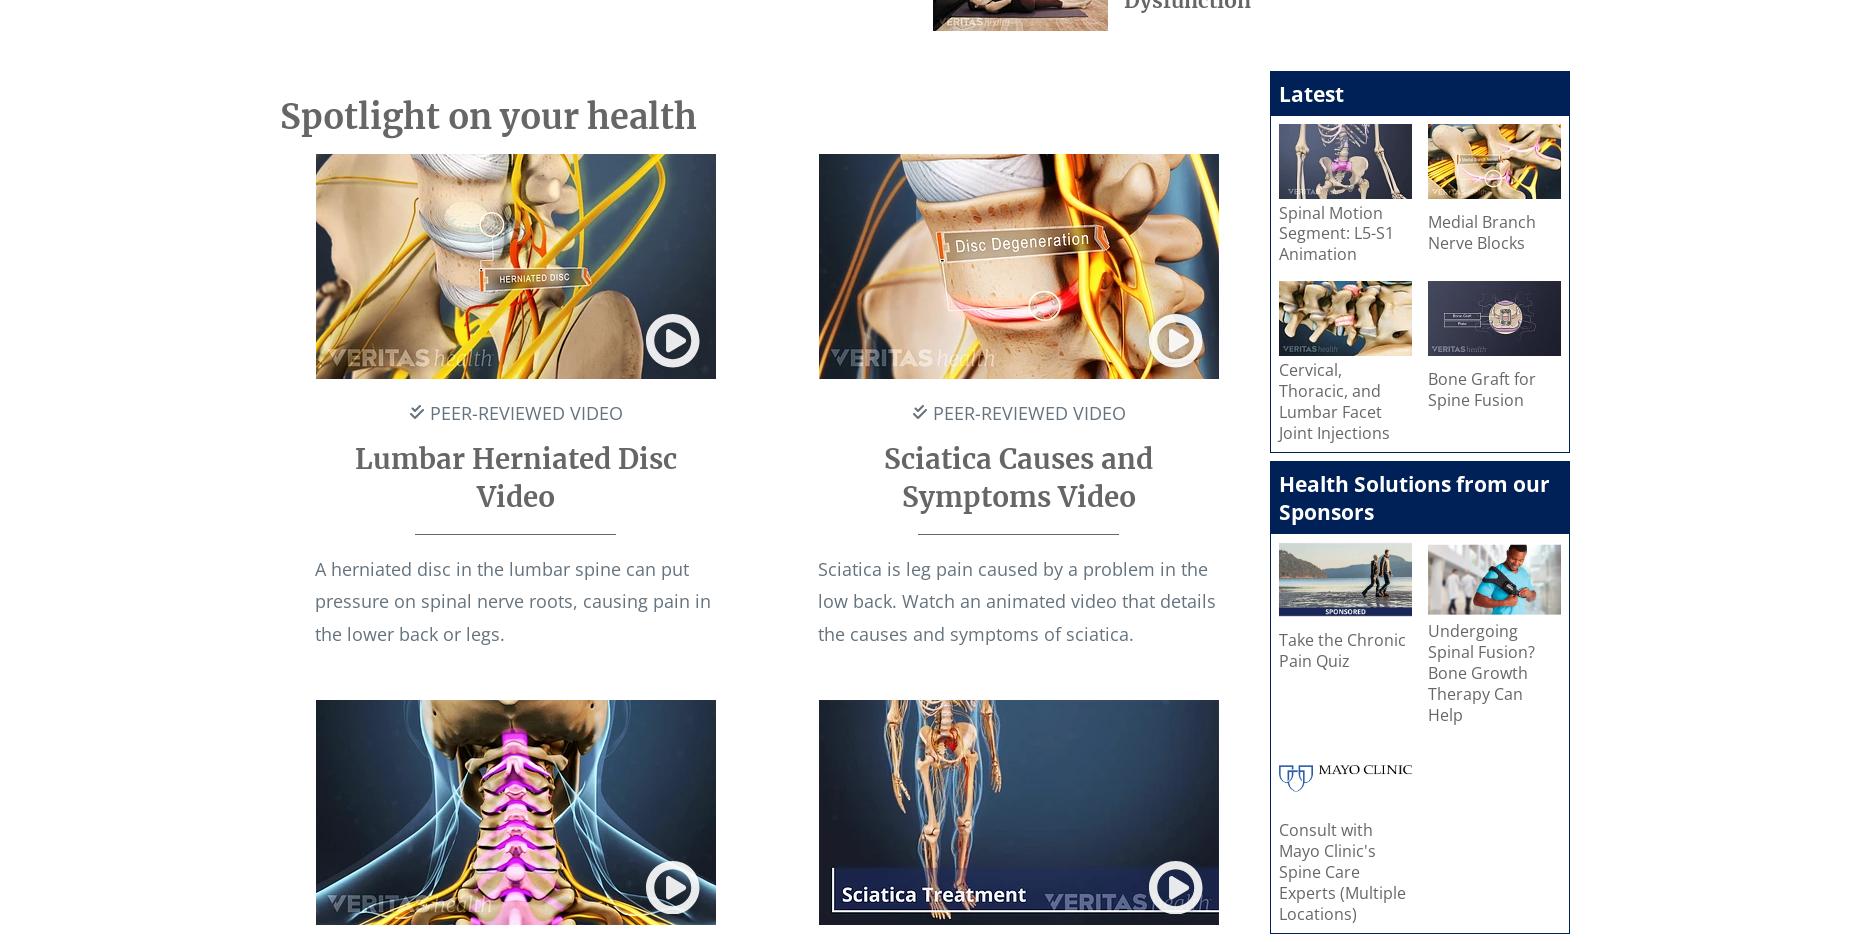 The height and width of the screenshot is (942, 1850). What do you see at coordinates (1333, 401) in the screenshot?
I see `'Cervical, Thoracic, and Lumbar Facet Joint Injections'` at bounding box center [1333, 401].